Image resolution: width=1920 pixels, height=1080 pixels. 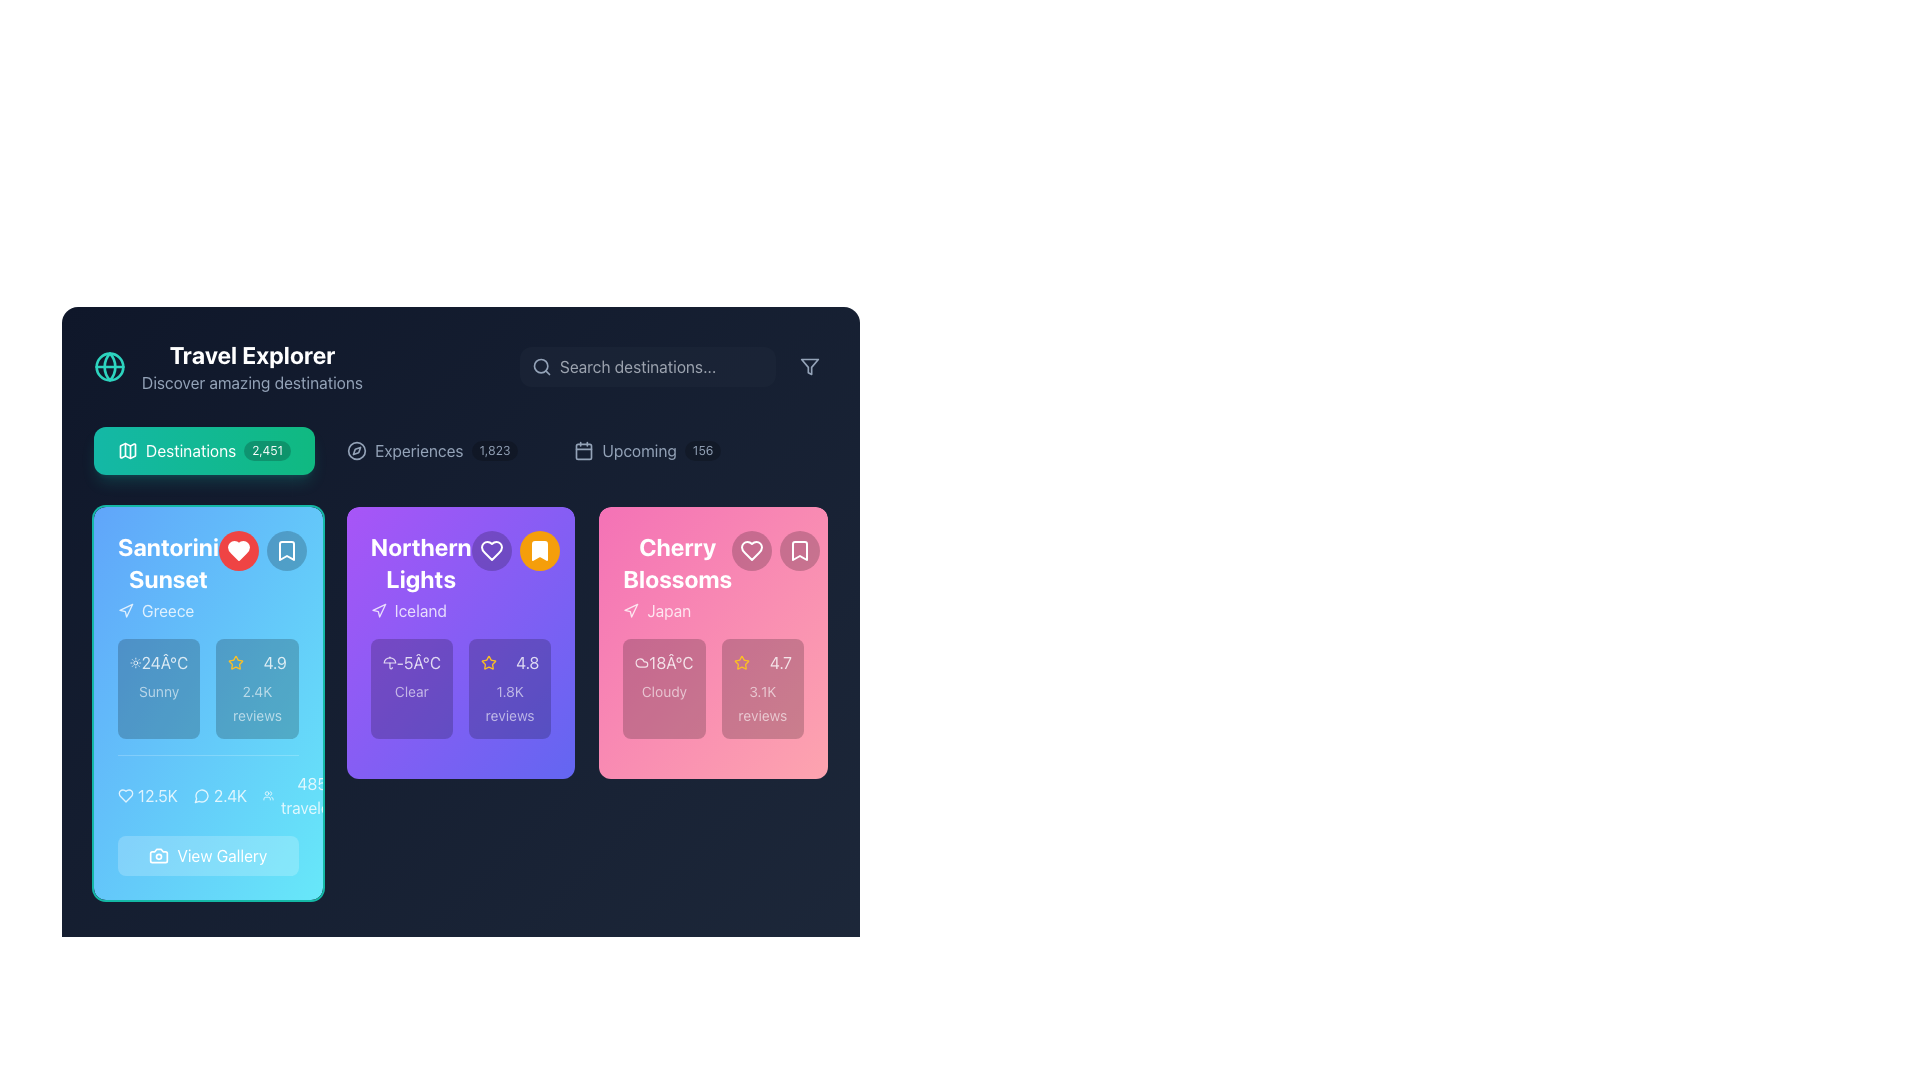 I want to click on the arrow-like icon with a triangular shape pointing to the right, which is located to the left of the text label 'Japan', so click(x=630, y=609).